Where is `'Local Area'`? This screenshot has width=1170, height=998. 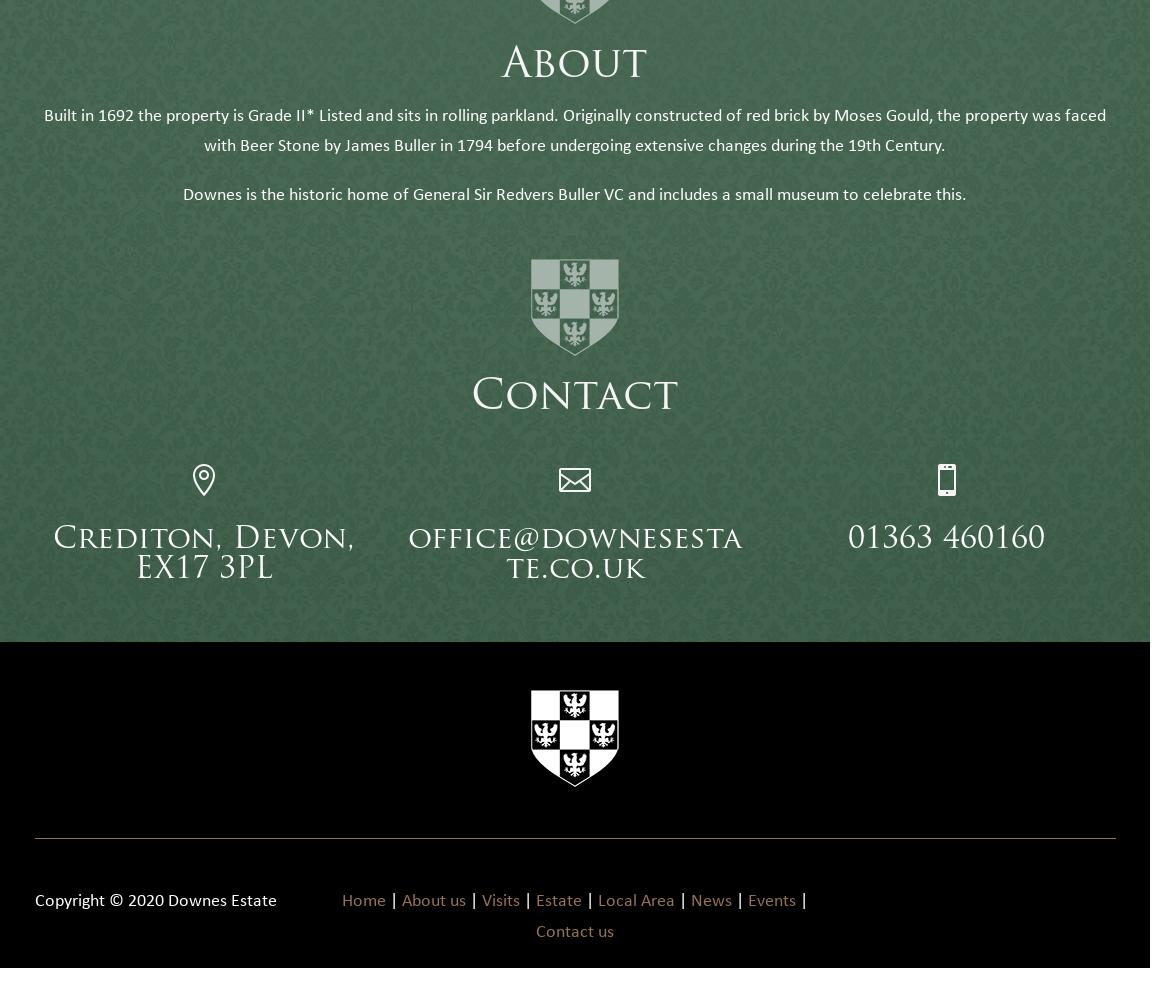
'Local Area' is located at coordinates (635, 930).